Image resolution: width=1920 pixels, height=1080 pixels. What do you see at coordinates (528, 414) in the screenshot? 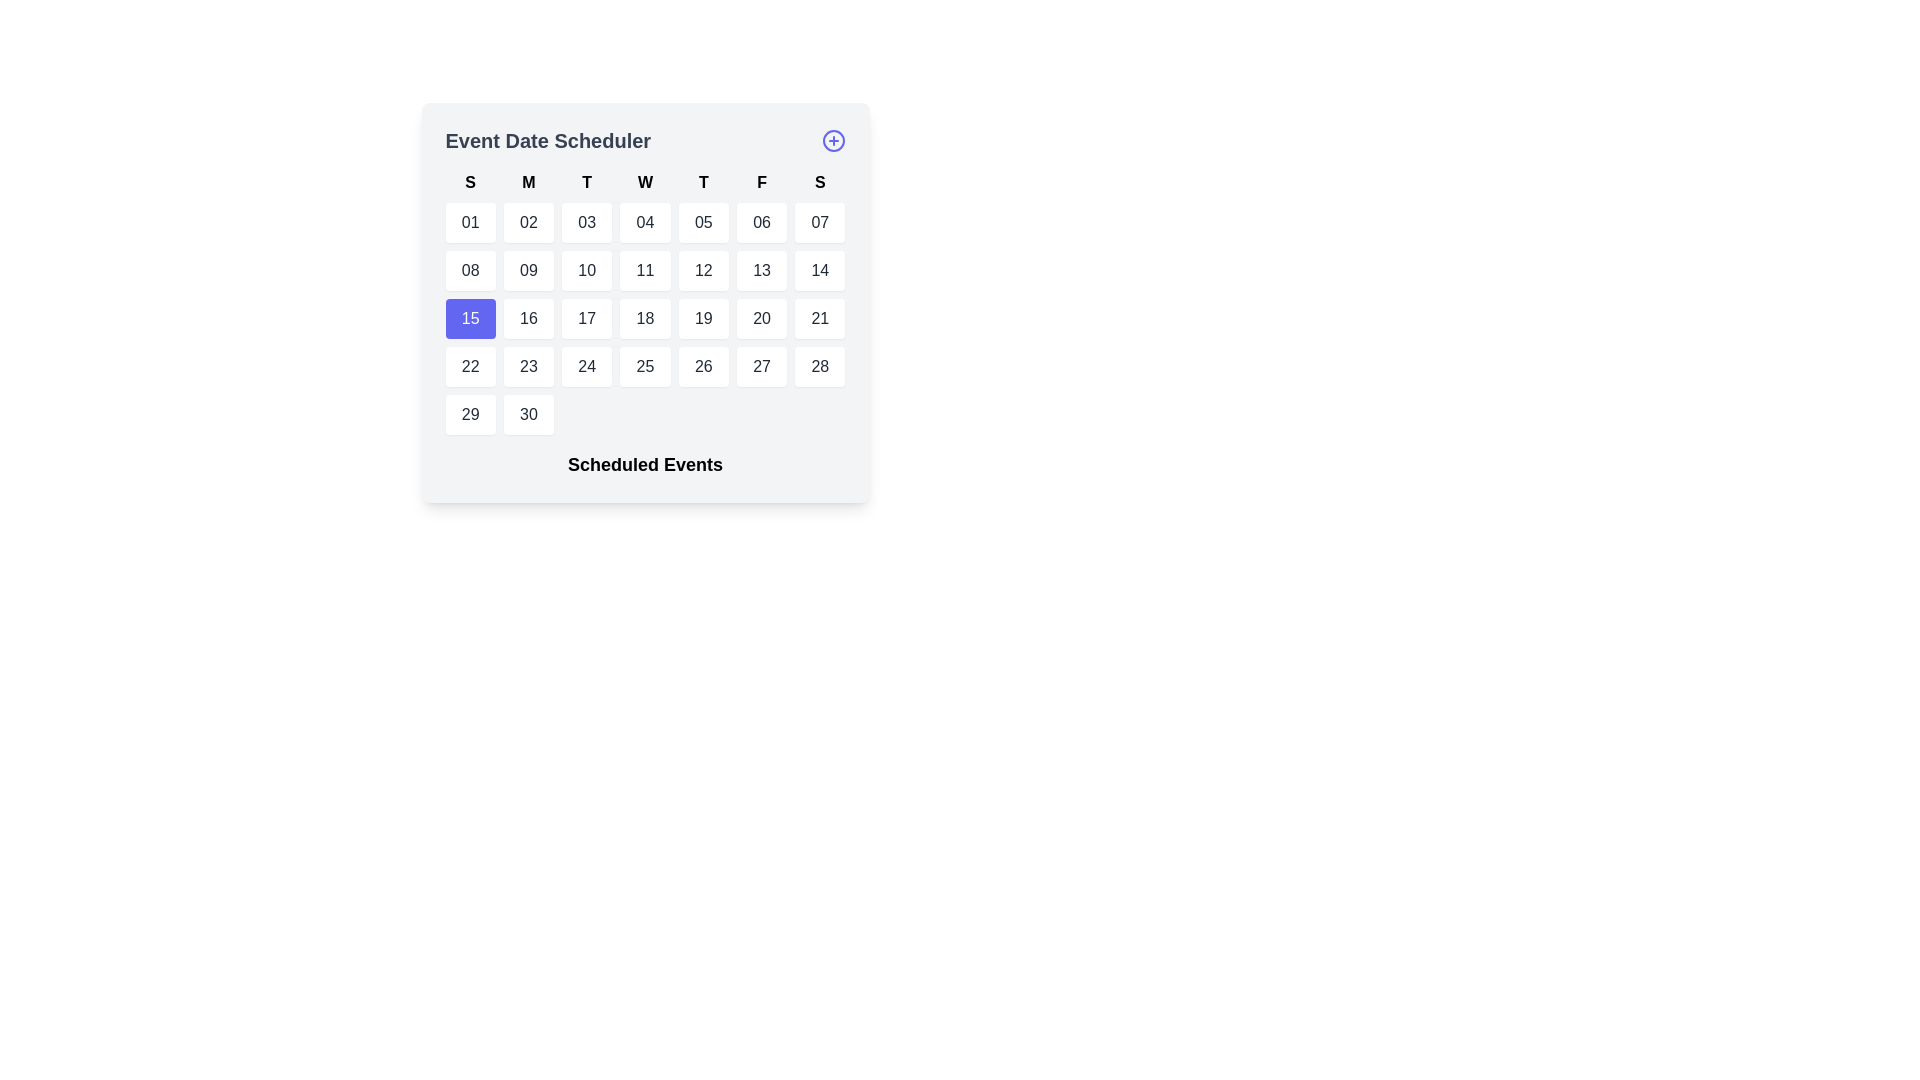
I see `the date '30' button` at bounding box center [528, 414].